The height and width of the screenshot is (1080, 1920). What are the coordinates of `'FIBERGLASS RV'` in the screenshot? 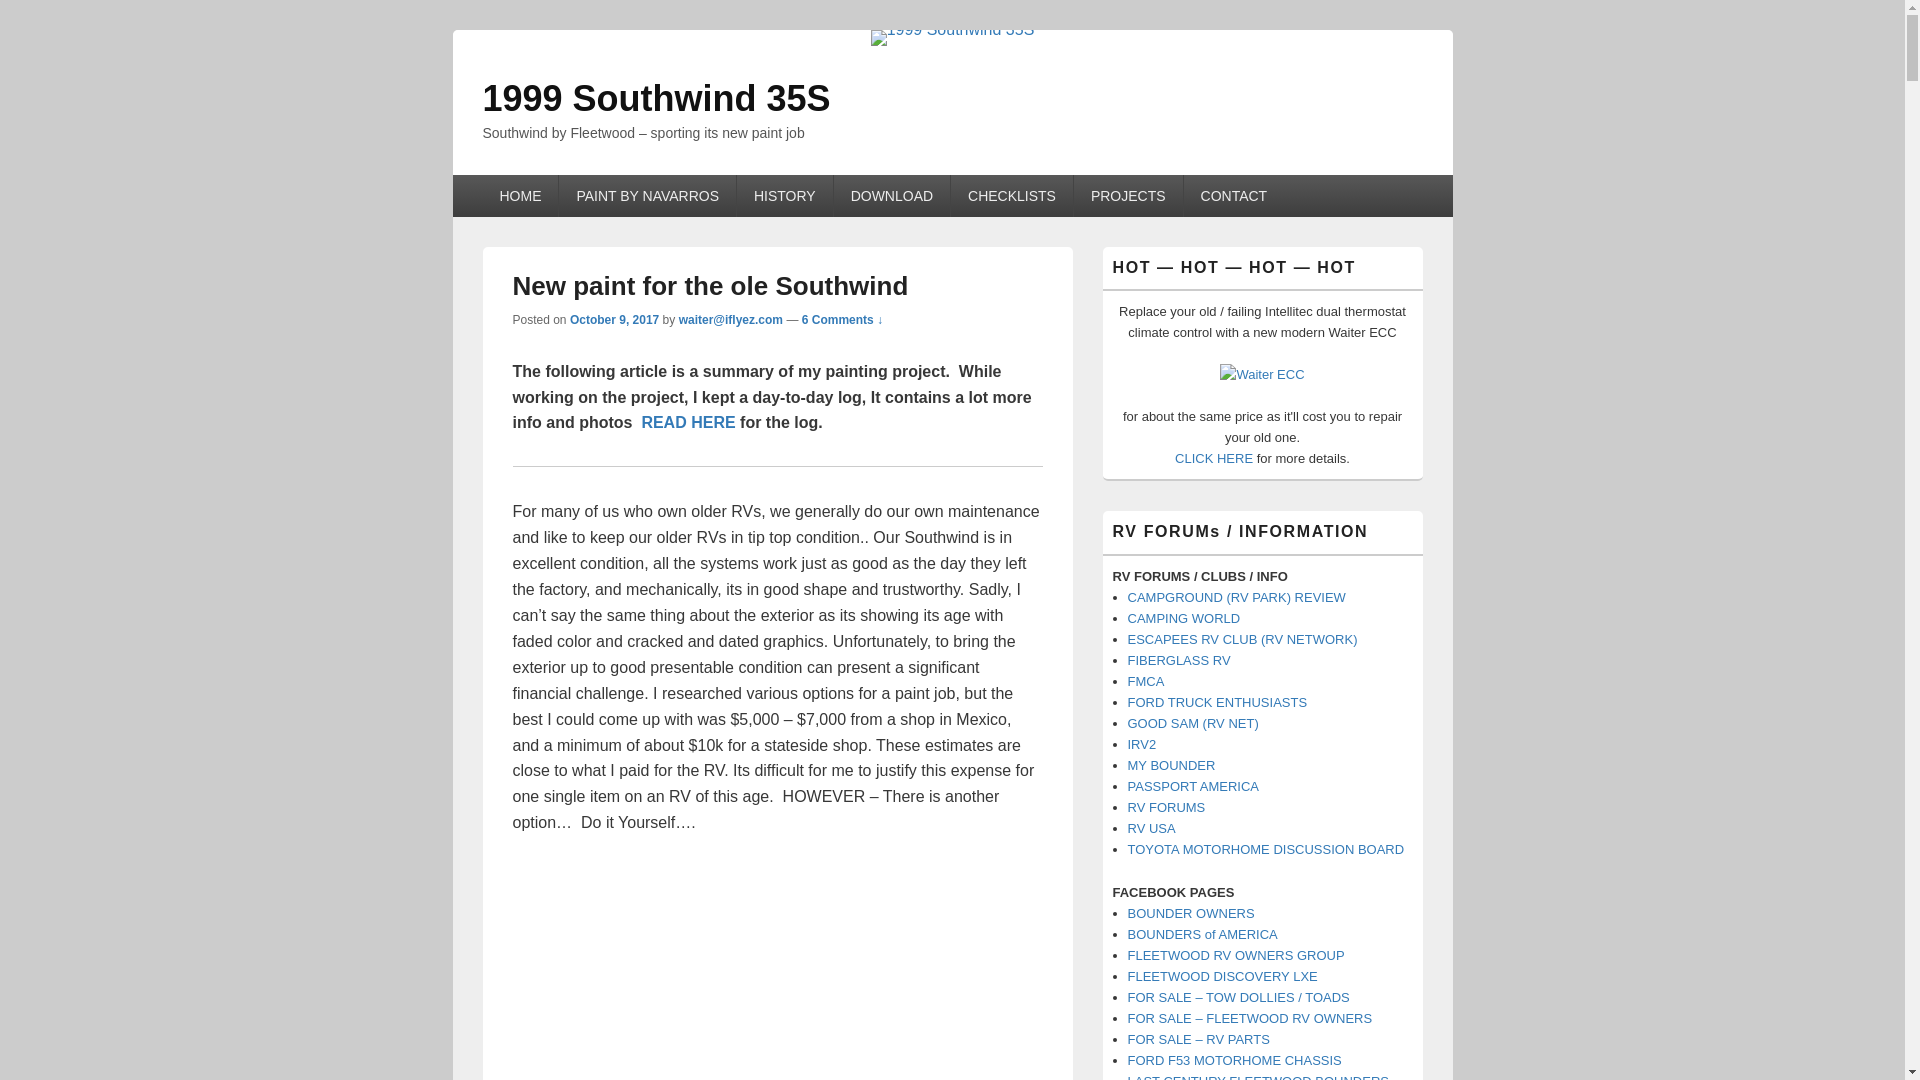 It's located at (1179, 660).